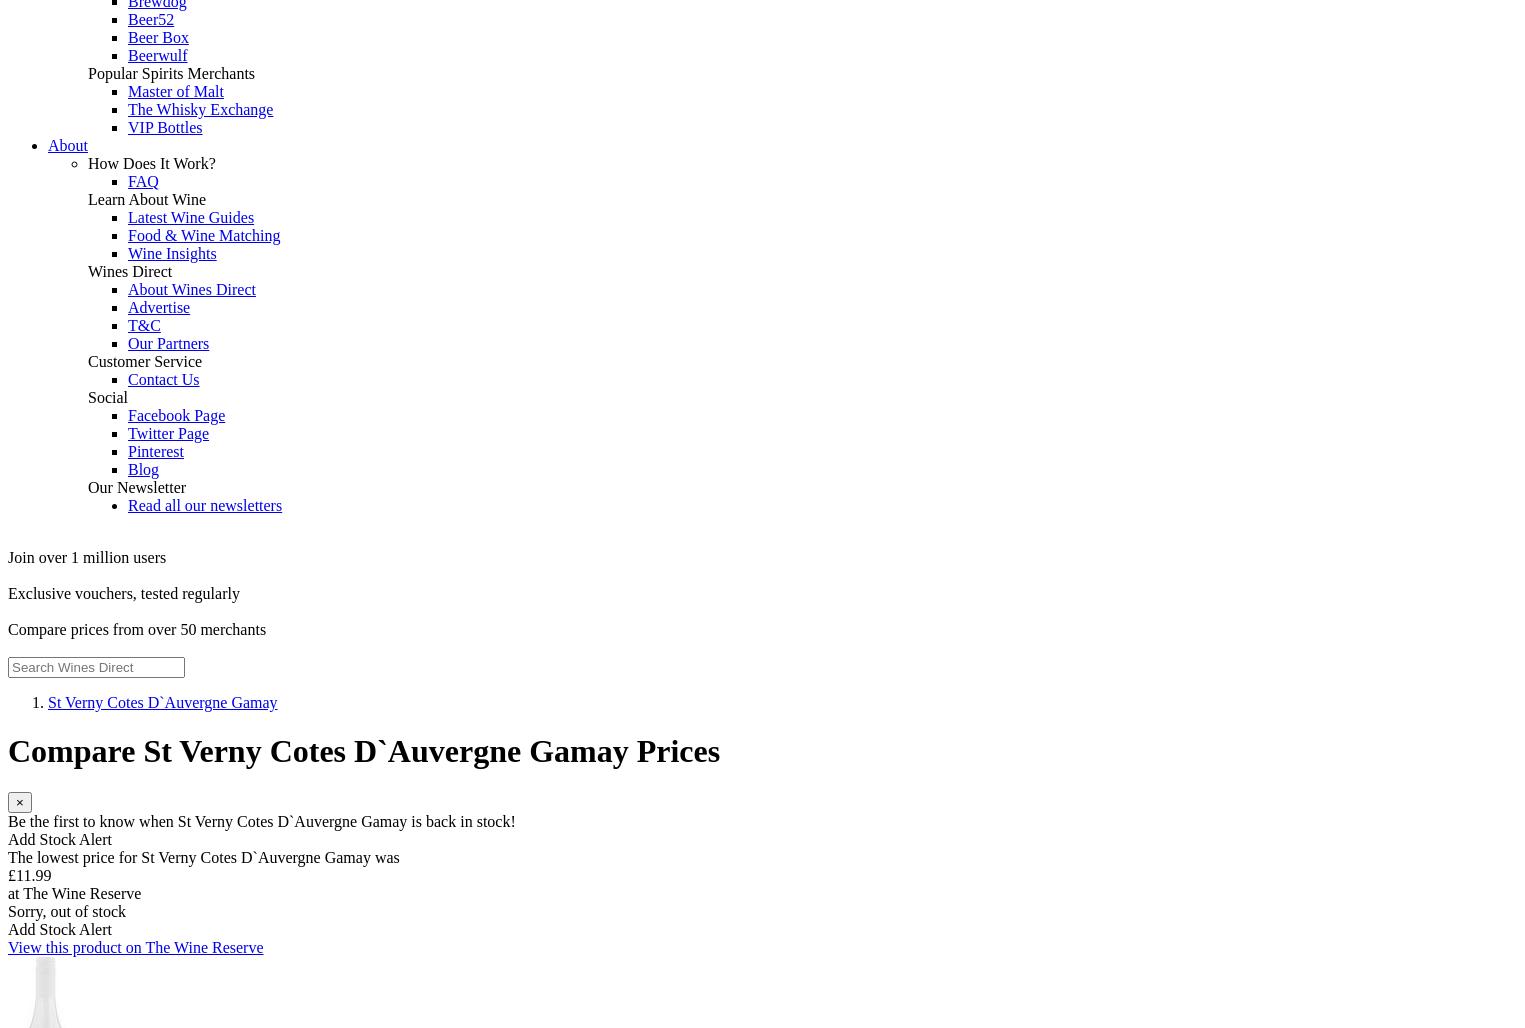  Describe the element at coordinates (6, 910) in the screenshot. I see `'Sorry, out of stock'` at that location.